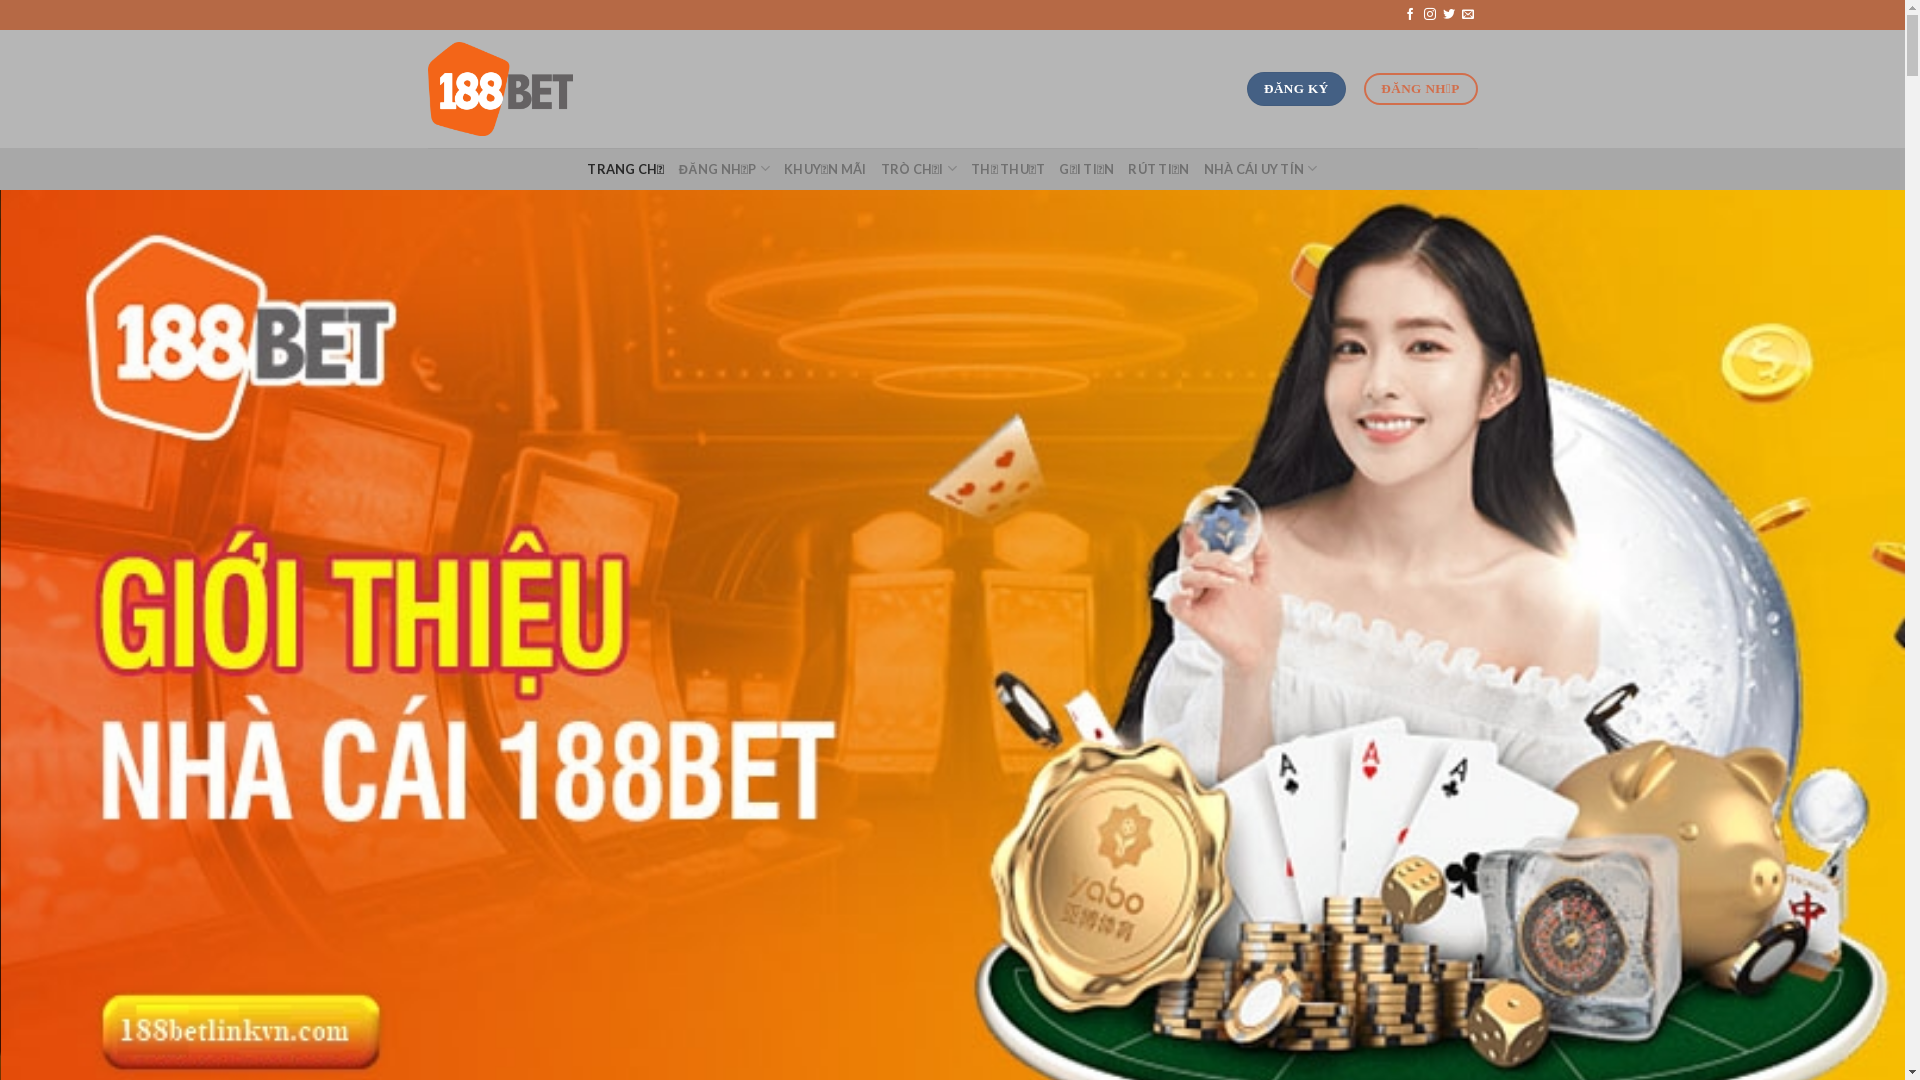 This screenshot has height=1080, width=1920. I want to click on 'Send us an email', so click(1468, 15).